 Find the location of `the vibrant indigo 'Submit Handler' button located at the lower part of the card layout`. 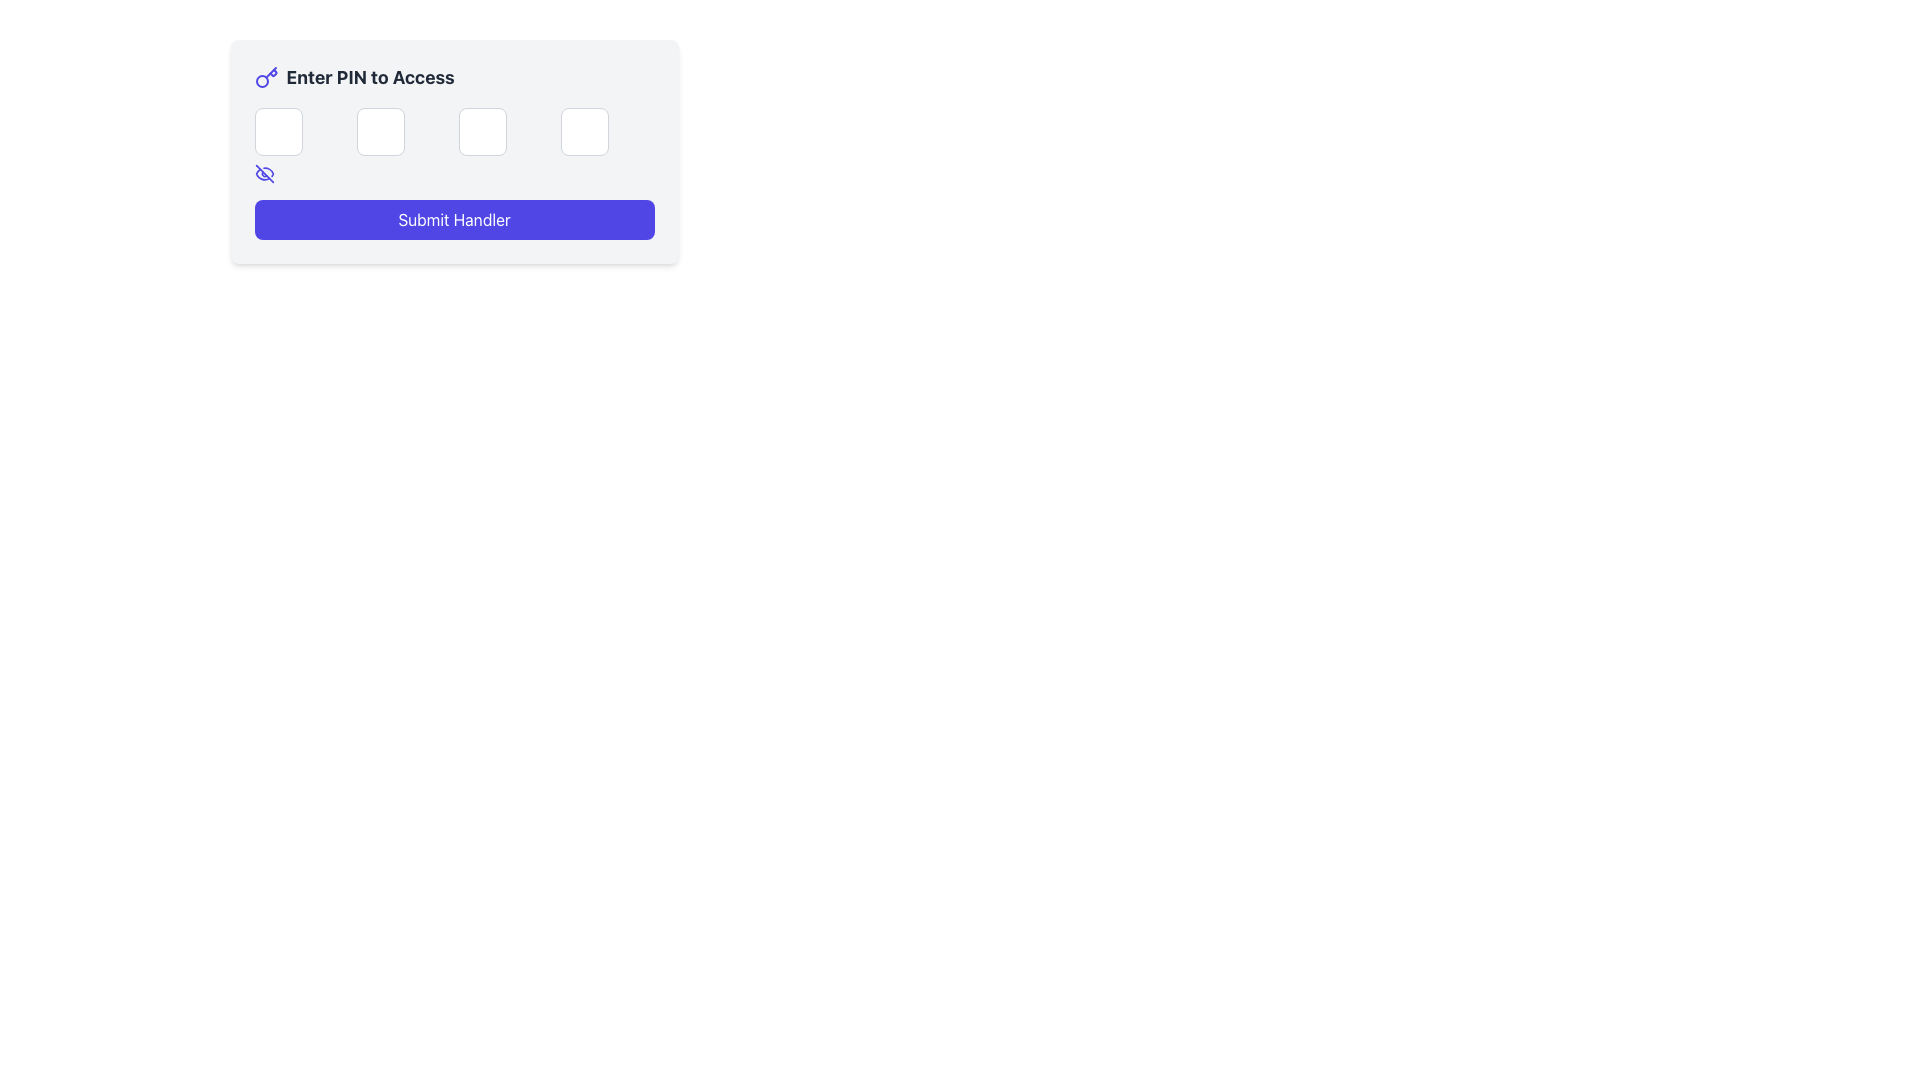

the vibrant indigo 'Submit Handler' button located at the lower part of the card layout is located at coordinates (453, 219).